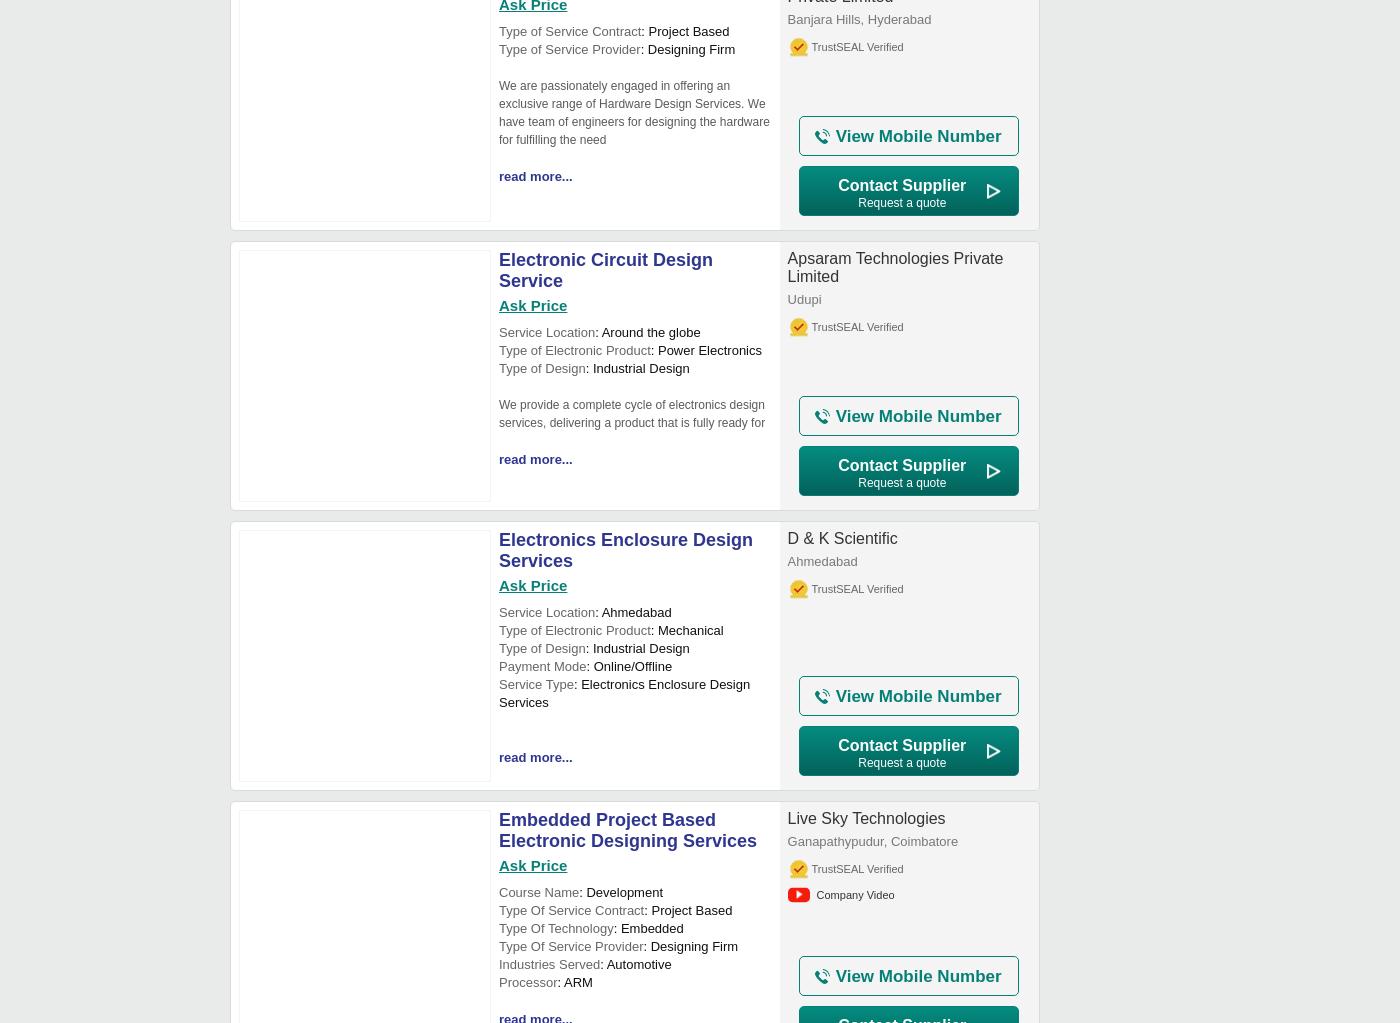  What do you see at coordinates (498, 683) in the screenshot?
I see `'Service Type'` at bounding box center [498, 683].